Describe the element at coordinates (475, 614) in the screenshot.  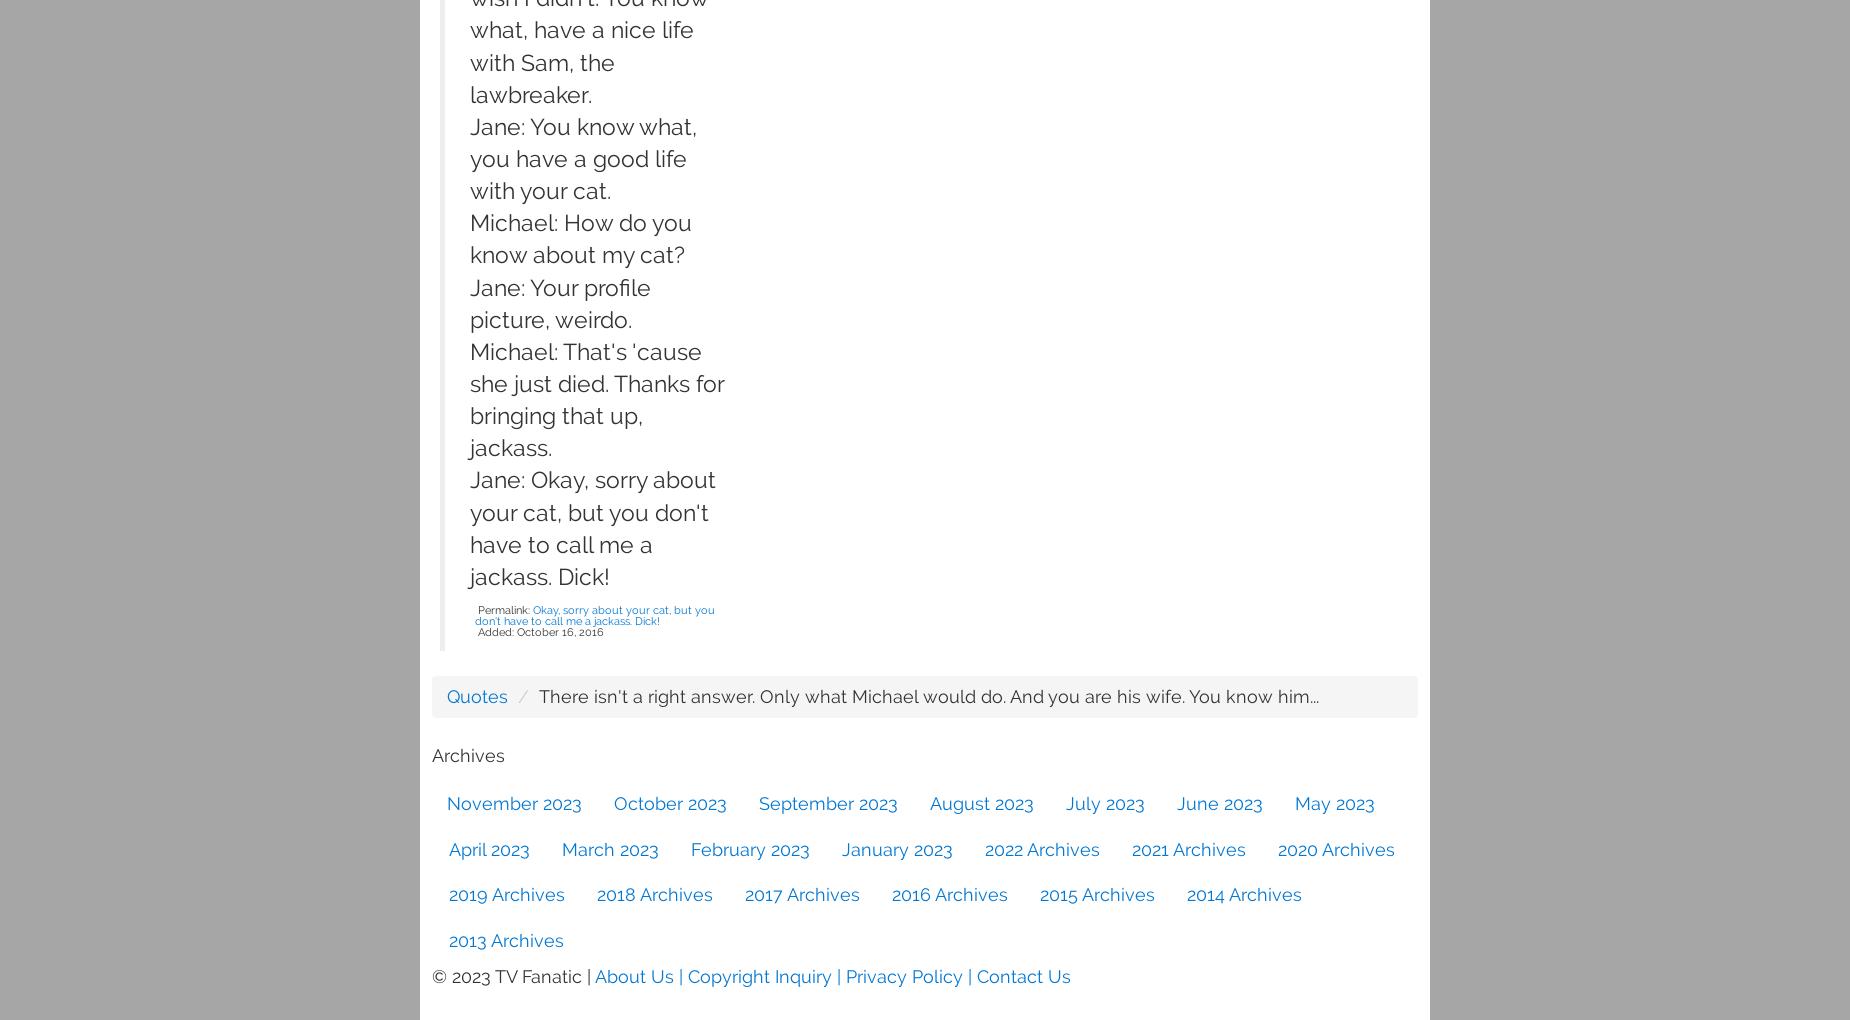
I see `'Okay, sorry about your cat, but you don't have to call me a jackass. Dick!'` at that location.